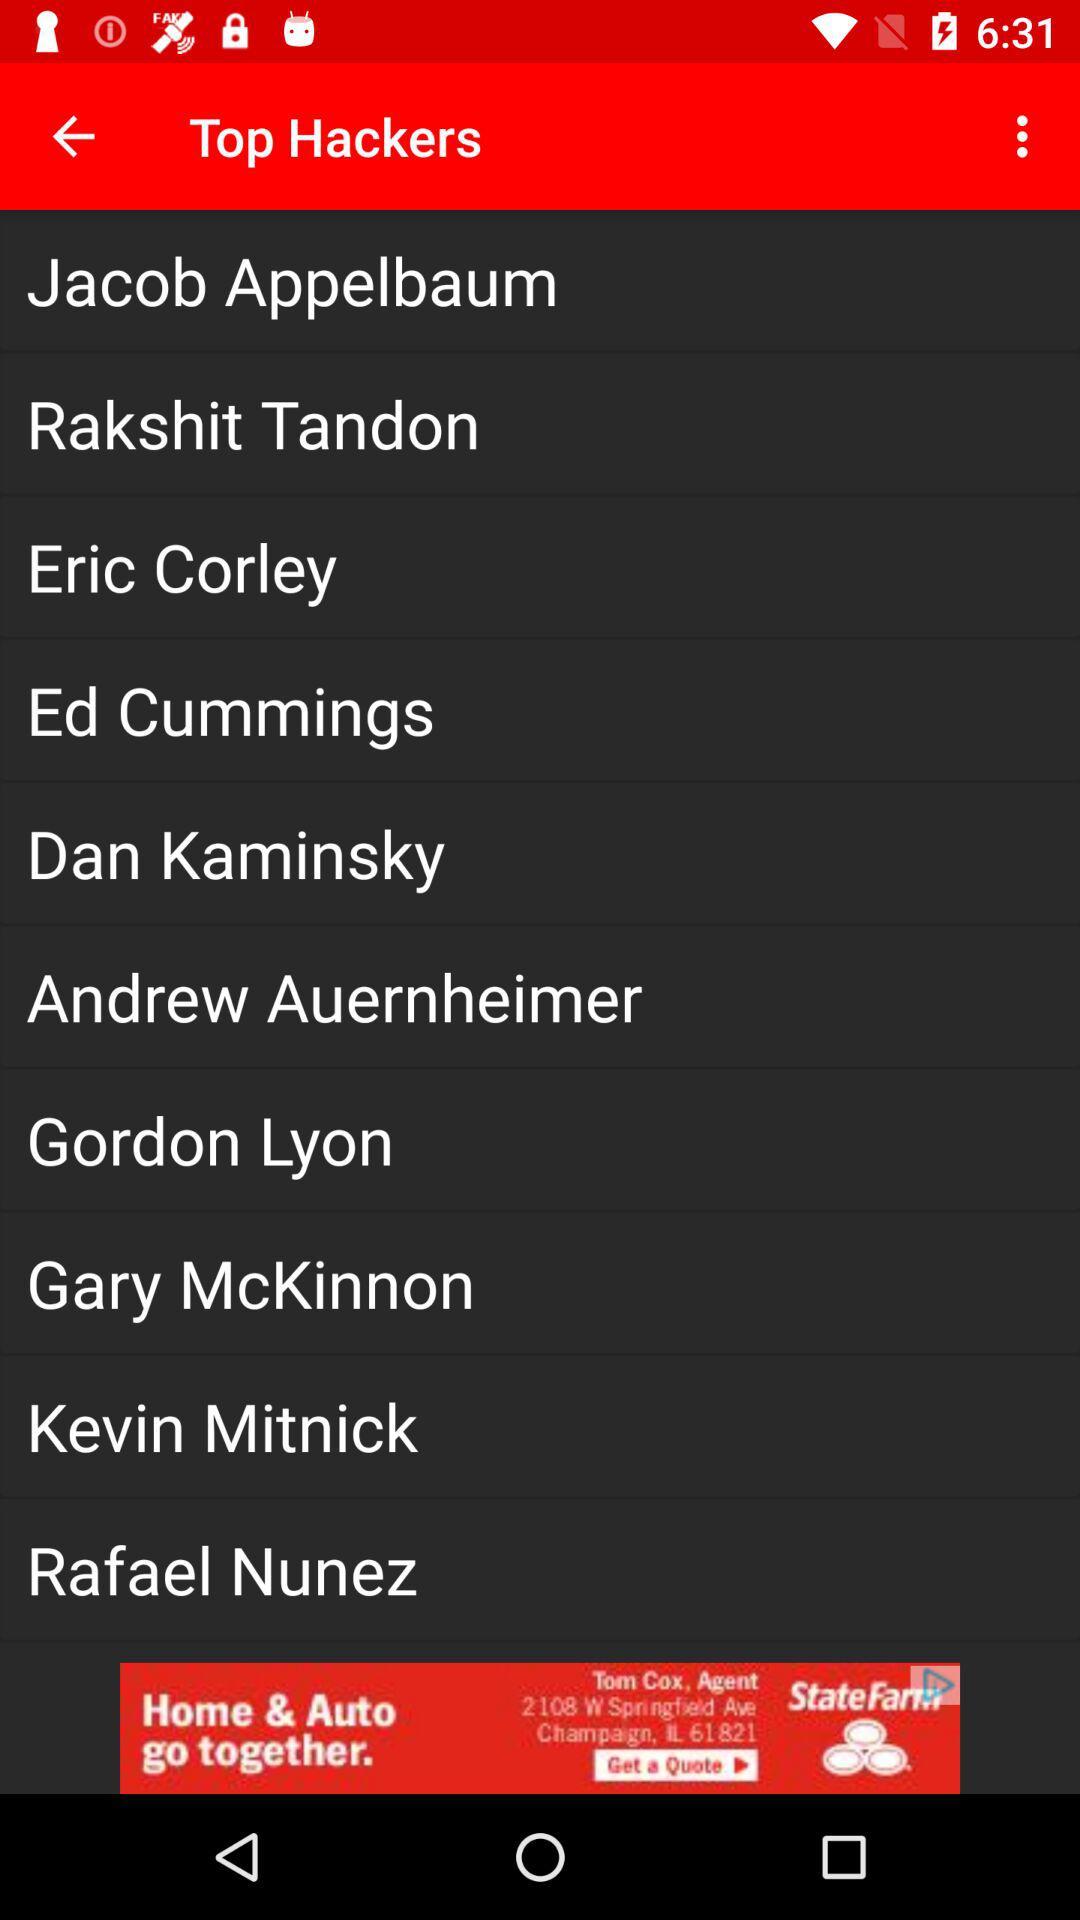  I want to click on goes to state farm 's website, so click(540, 1727).